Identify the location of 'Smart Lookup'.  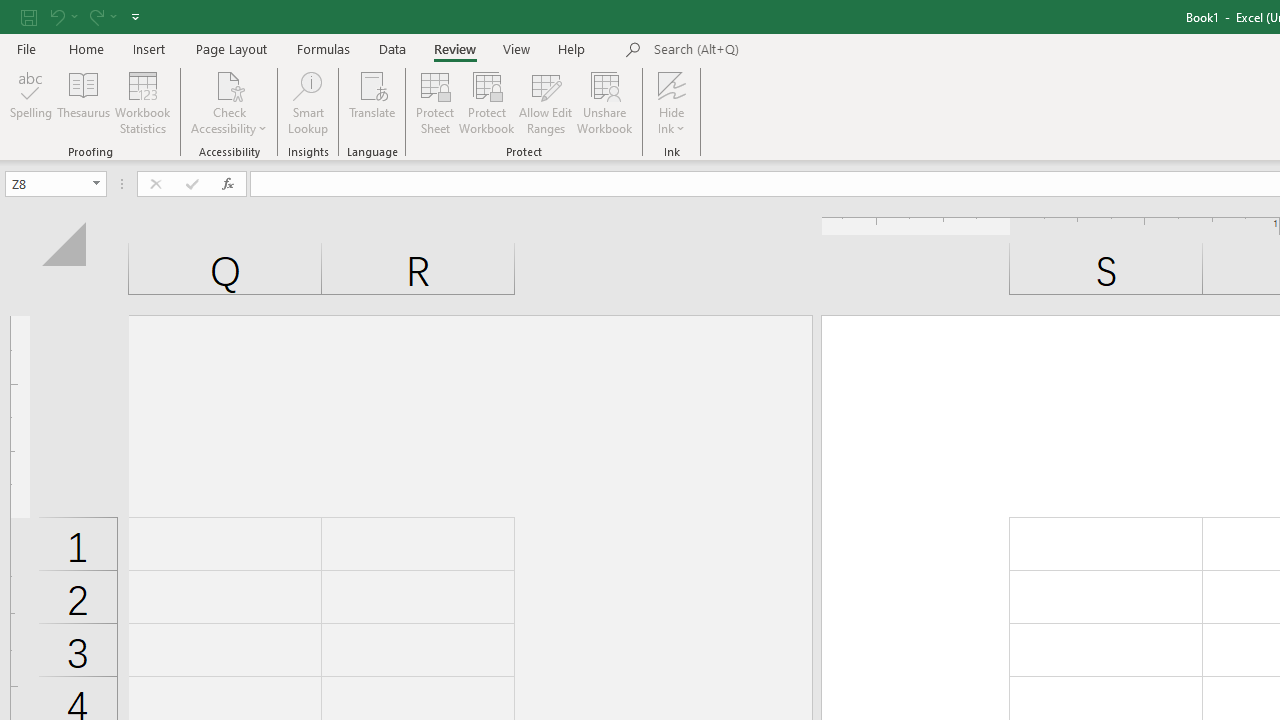
(307, 103).